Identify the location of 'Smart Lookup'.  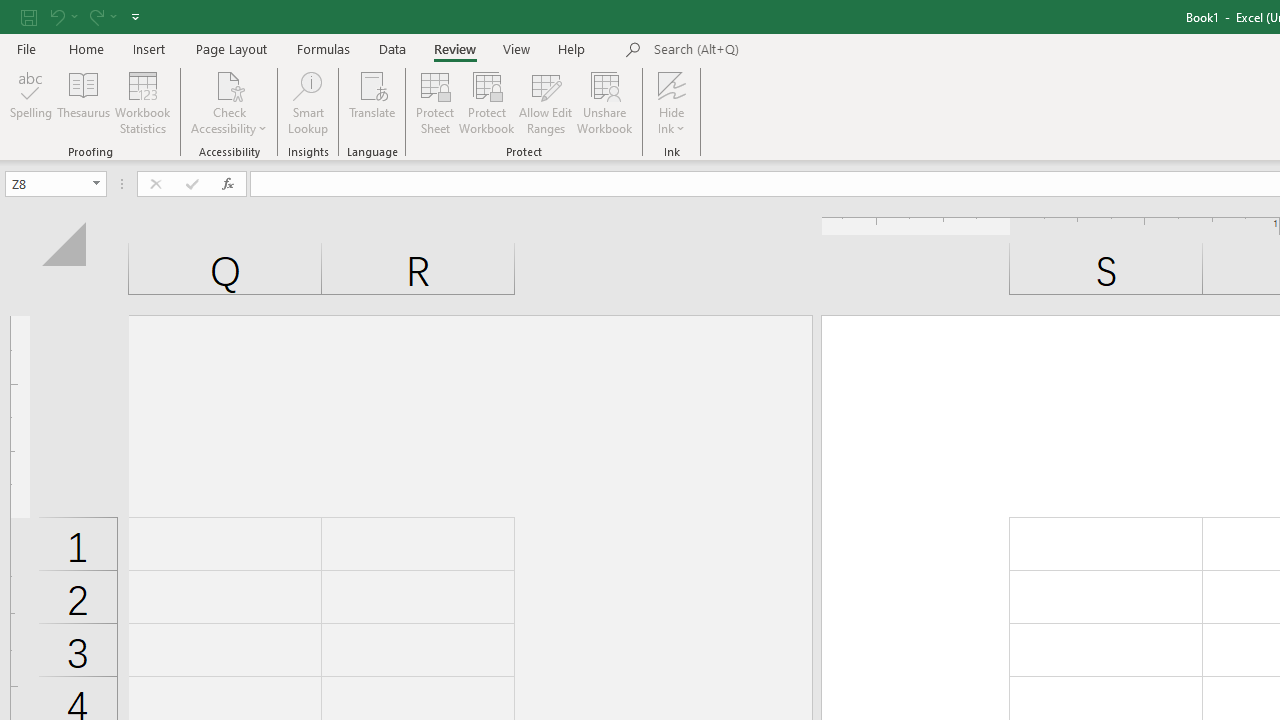
(307, 103).